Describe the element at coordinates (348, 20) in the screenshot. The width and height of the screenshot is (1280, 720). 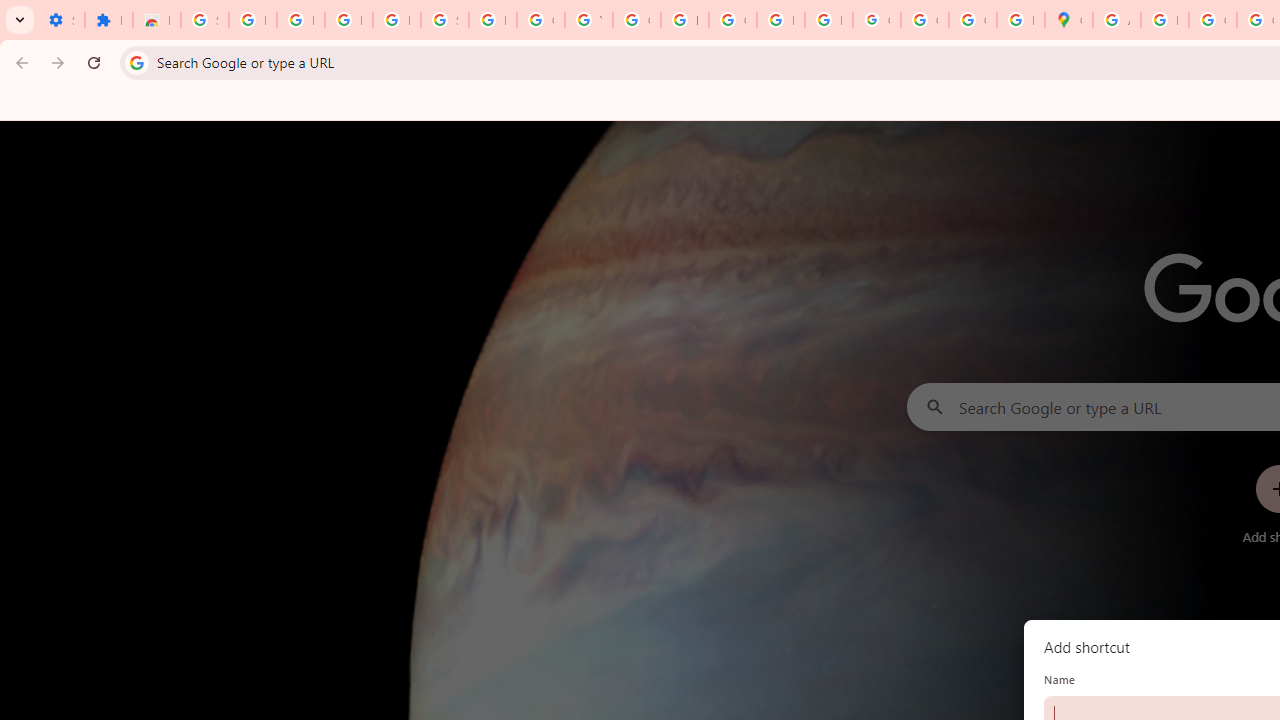
I see `'Learn how to find your photos - Google Photos Help'` at that location.